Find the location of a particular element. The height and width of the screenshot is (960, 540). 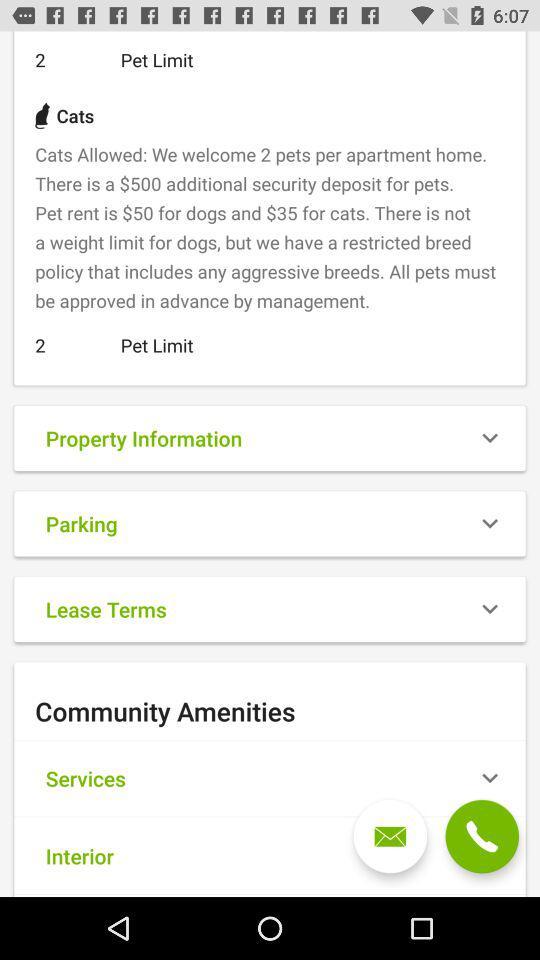

the box that reads the text property information is located at coordinates (270, 438).